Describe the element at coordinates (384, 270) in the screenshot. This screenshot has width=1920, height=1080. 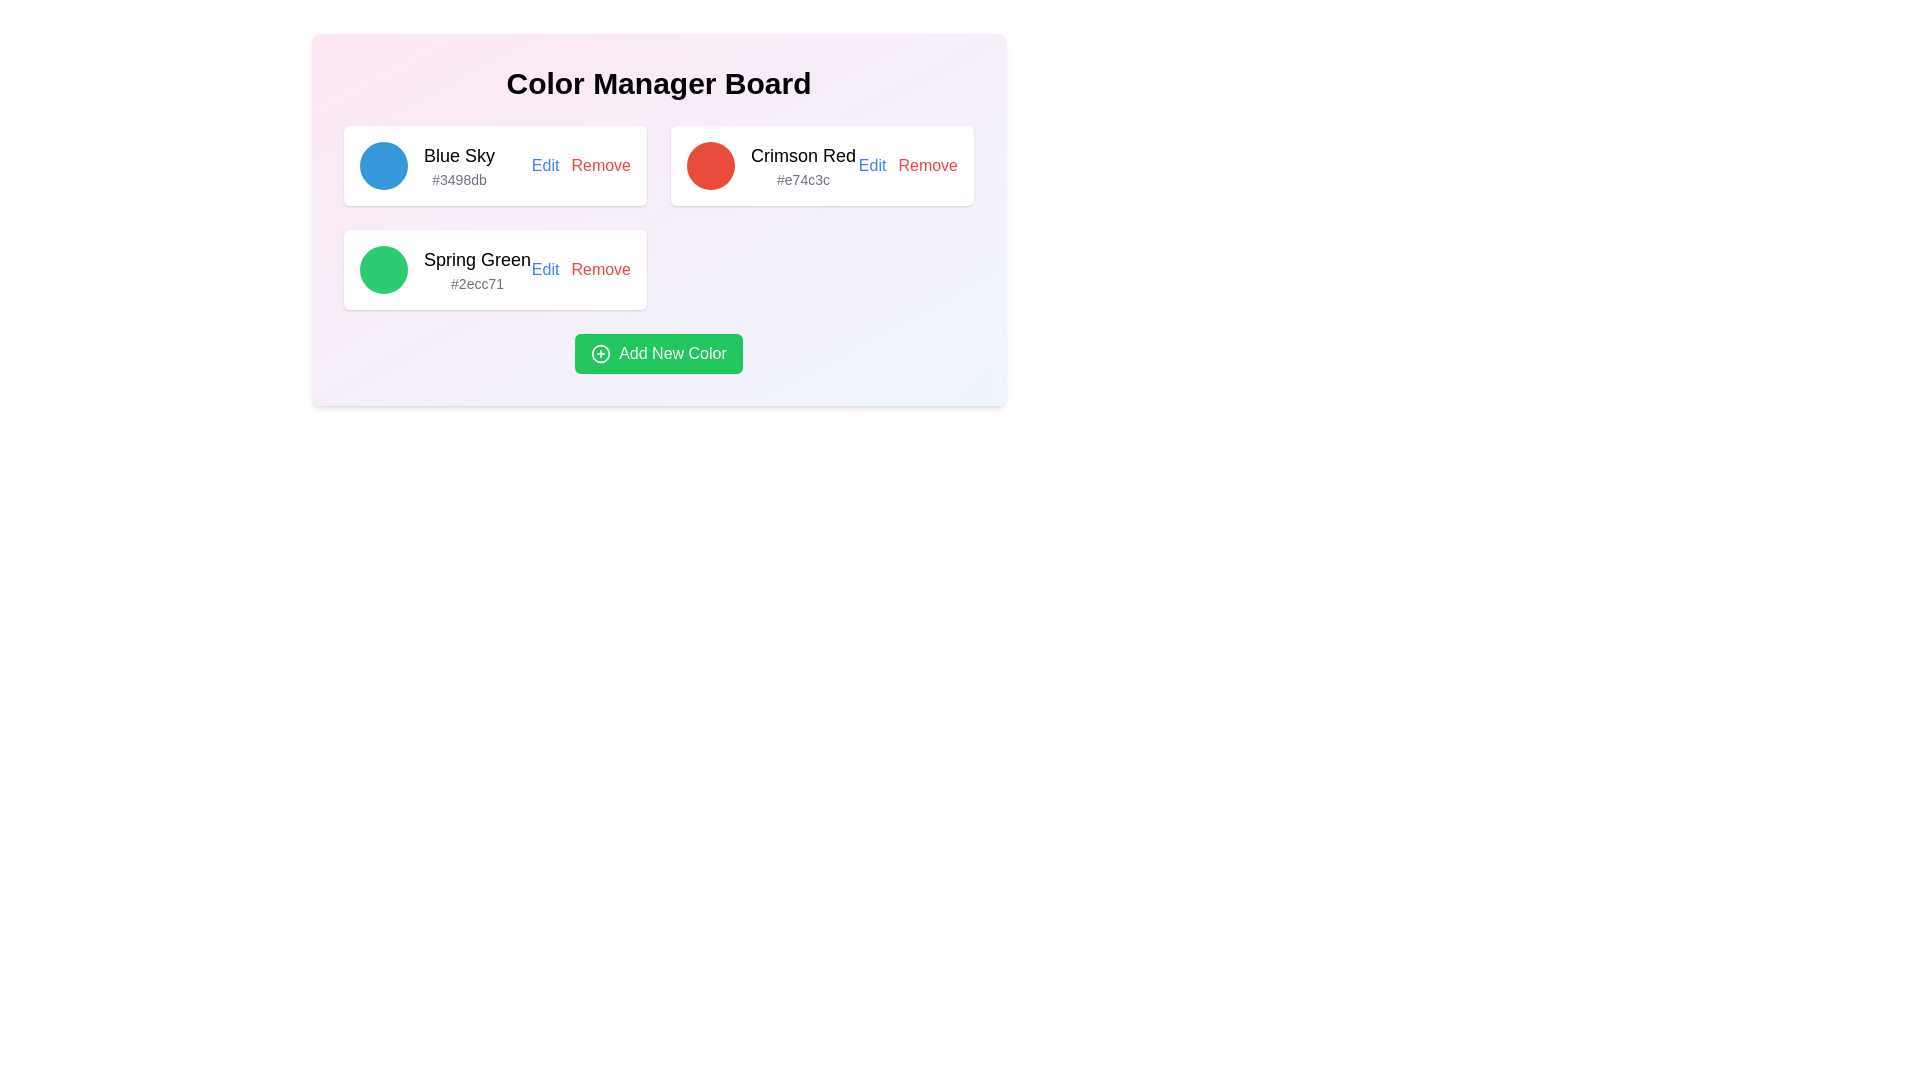
I see `the vibrant green circular Color Indicator that represents the 'Spring Green' color option, located in the second row of the color selection board, to the left of the labels 'Spring Green' and '#2ecc71'` at that location.